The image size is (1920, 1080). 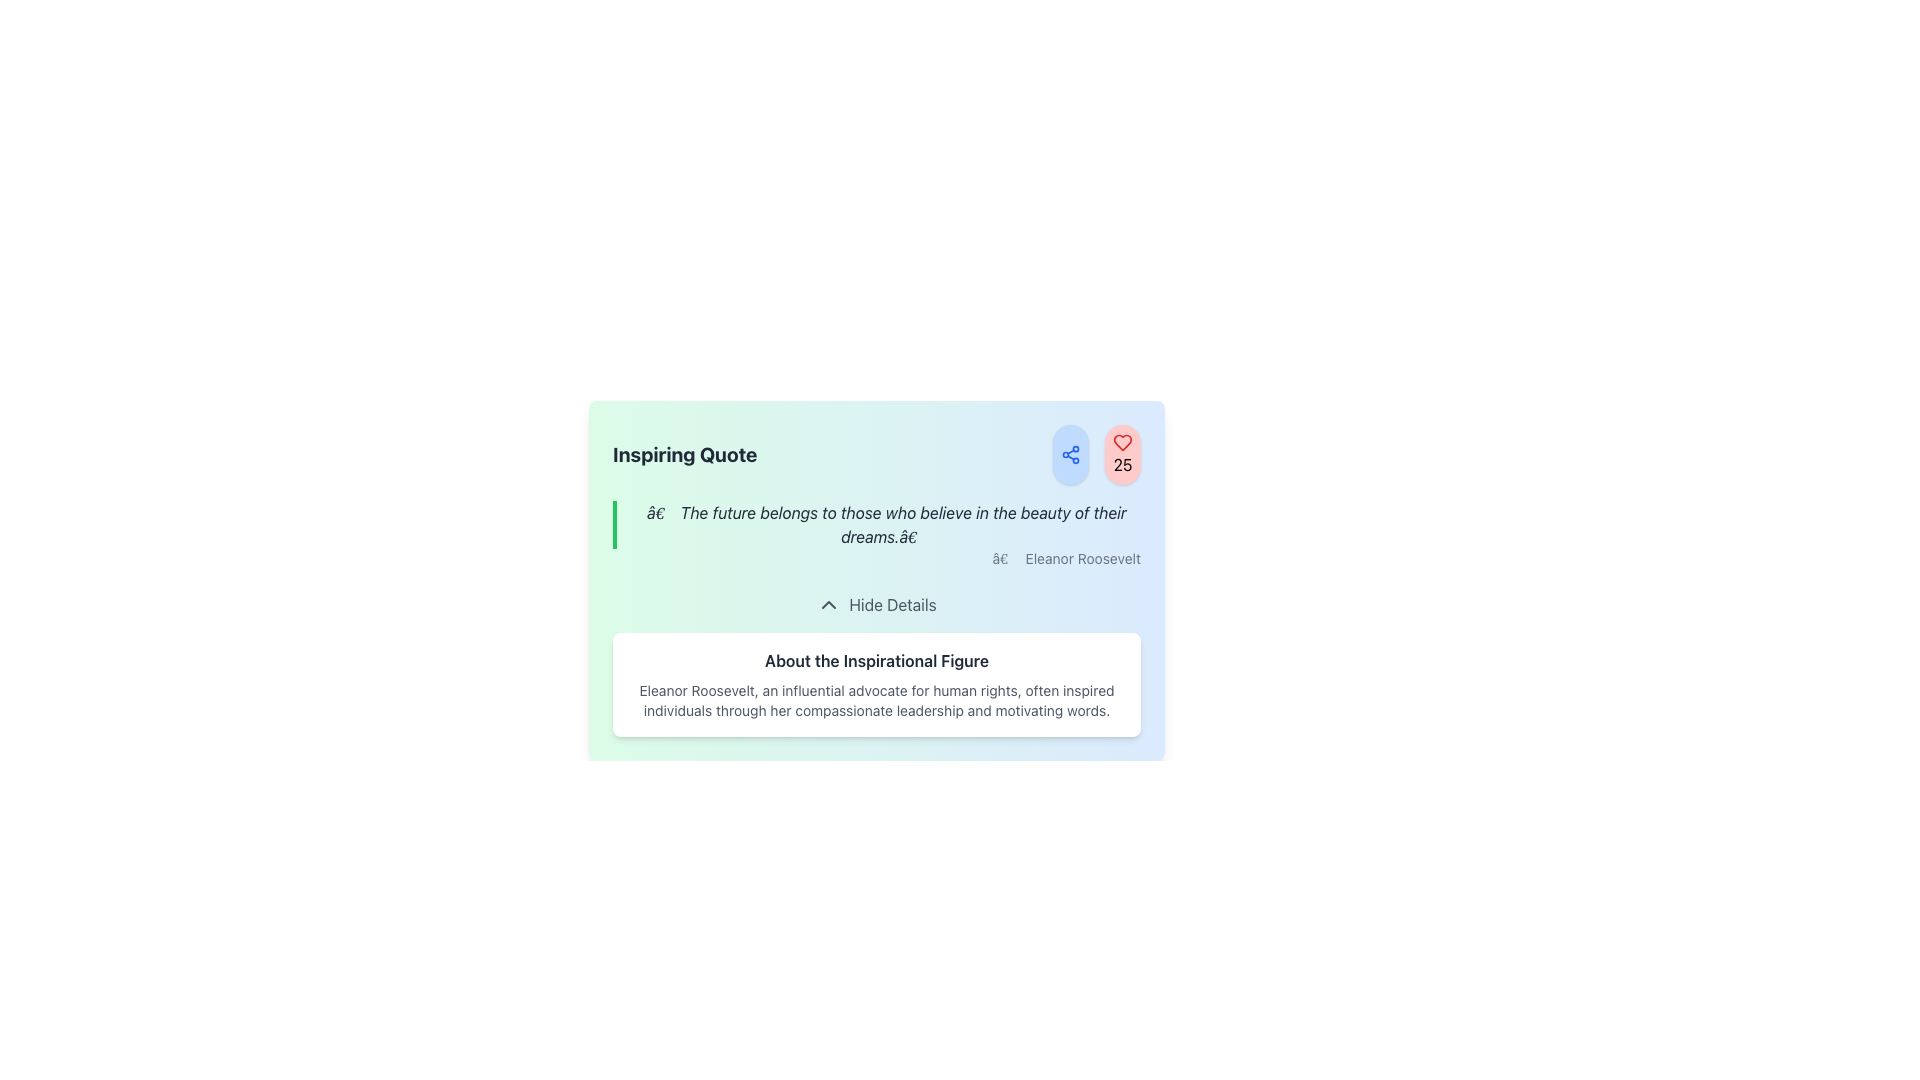 I want to click on the text element containing the quote '“The future belongs to those who believe in the beauty of their dreams.”' which is styled in italic font and bordered by a green stripe, so click(x=877, y=523).